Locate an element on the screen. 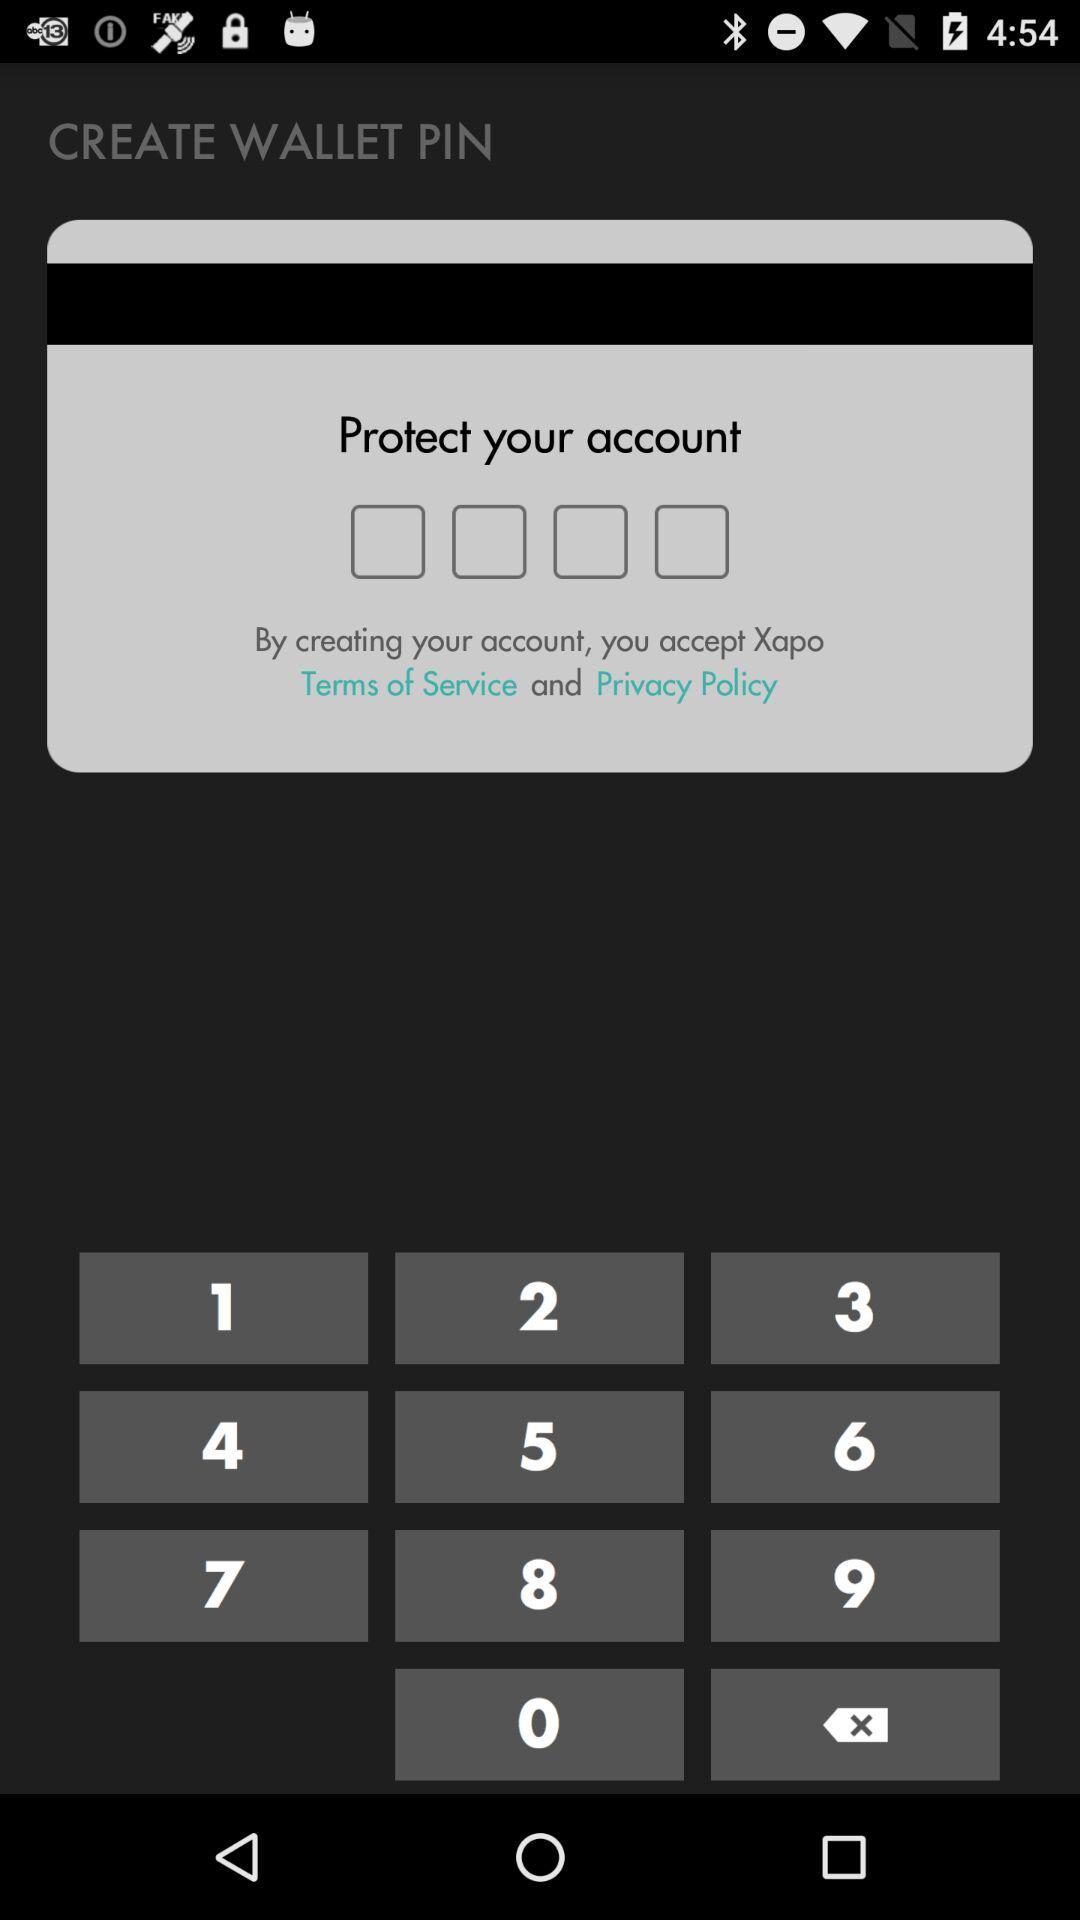  number 2 button is located at coordinates (538, 1308).